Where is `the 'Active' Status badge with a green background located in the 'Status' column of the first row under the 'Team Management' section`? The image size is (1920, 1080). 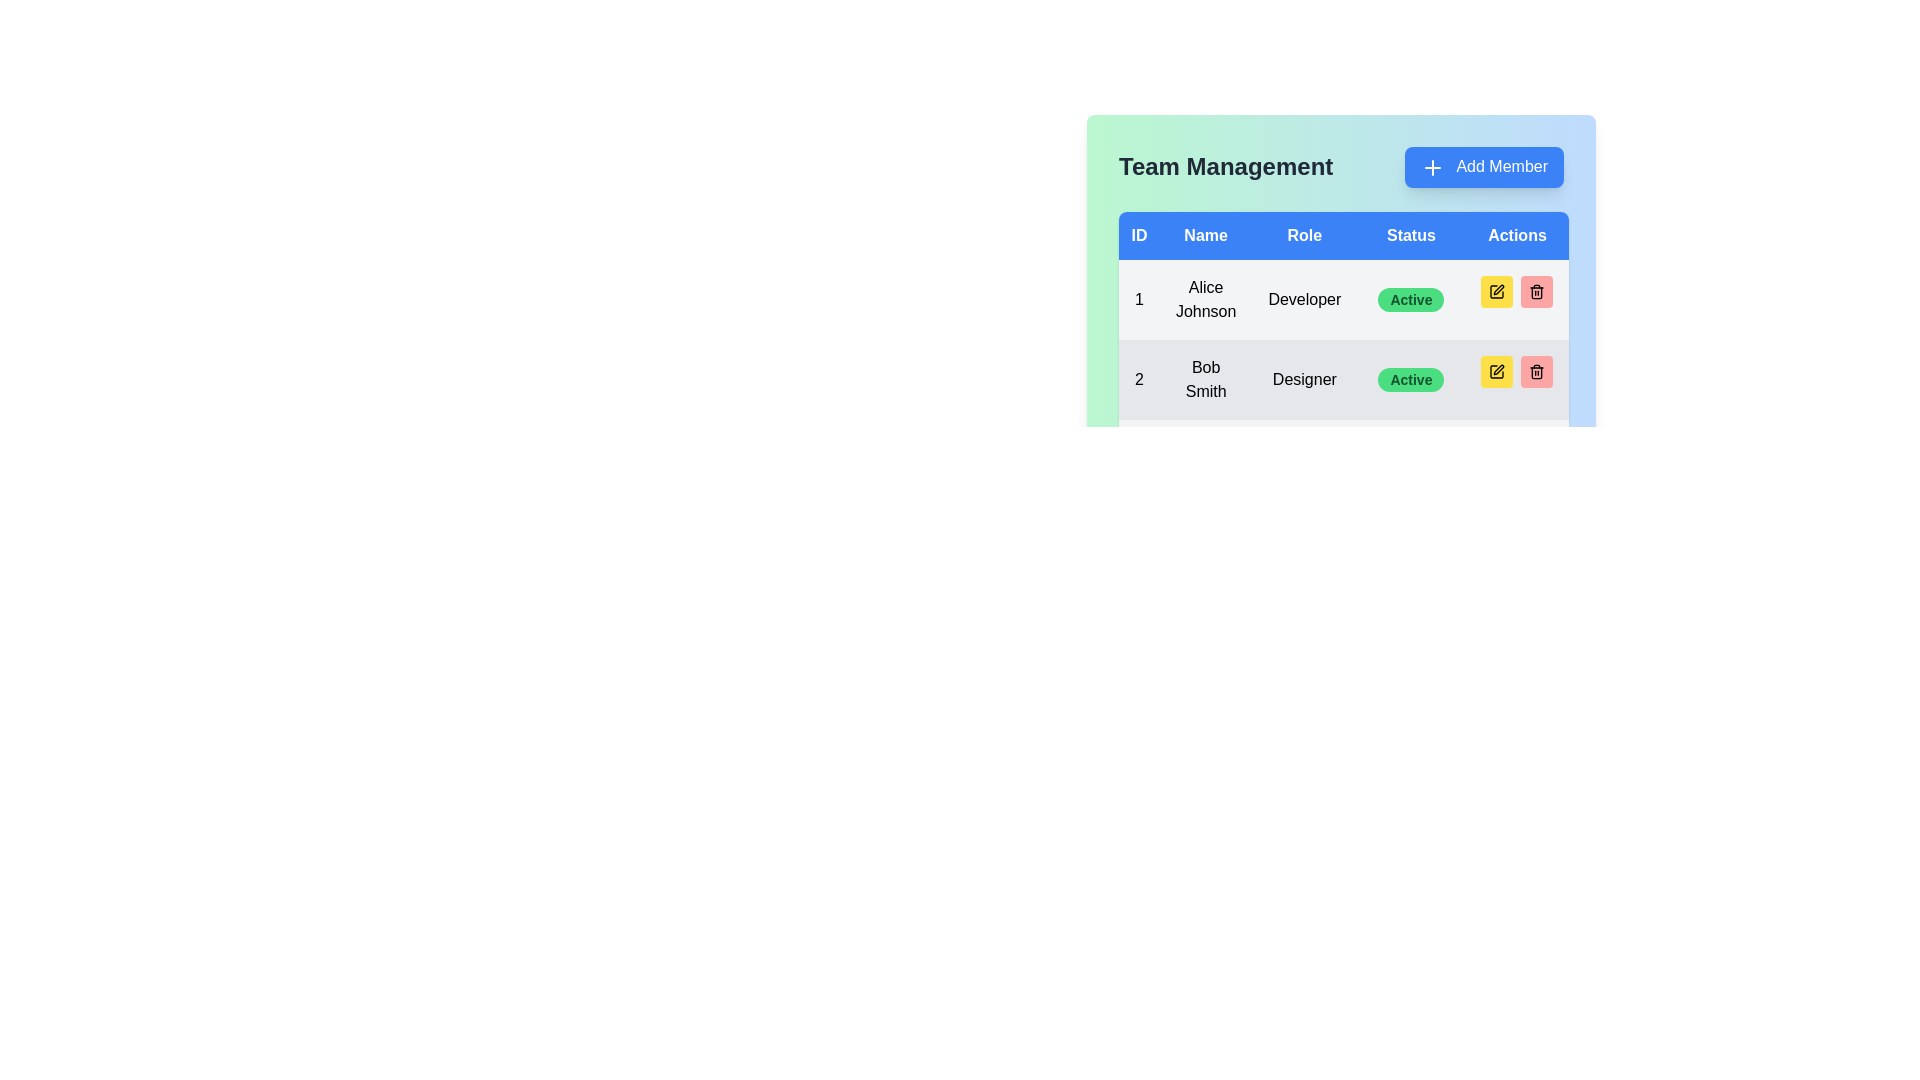 the 'Active' Status badge with a green background located in the 'Status' column of the first row under the 'Team Management' section is located at coordinates (1410, 299).